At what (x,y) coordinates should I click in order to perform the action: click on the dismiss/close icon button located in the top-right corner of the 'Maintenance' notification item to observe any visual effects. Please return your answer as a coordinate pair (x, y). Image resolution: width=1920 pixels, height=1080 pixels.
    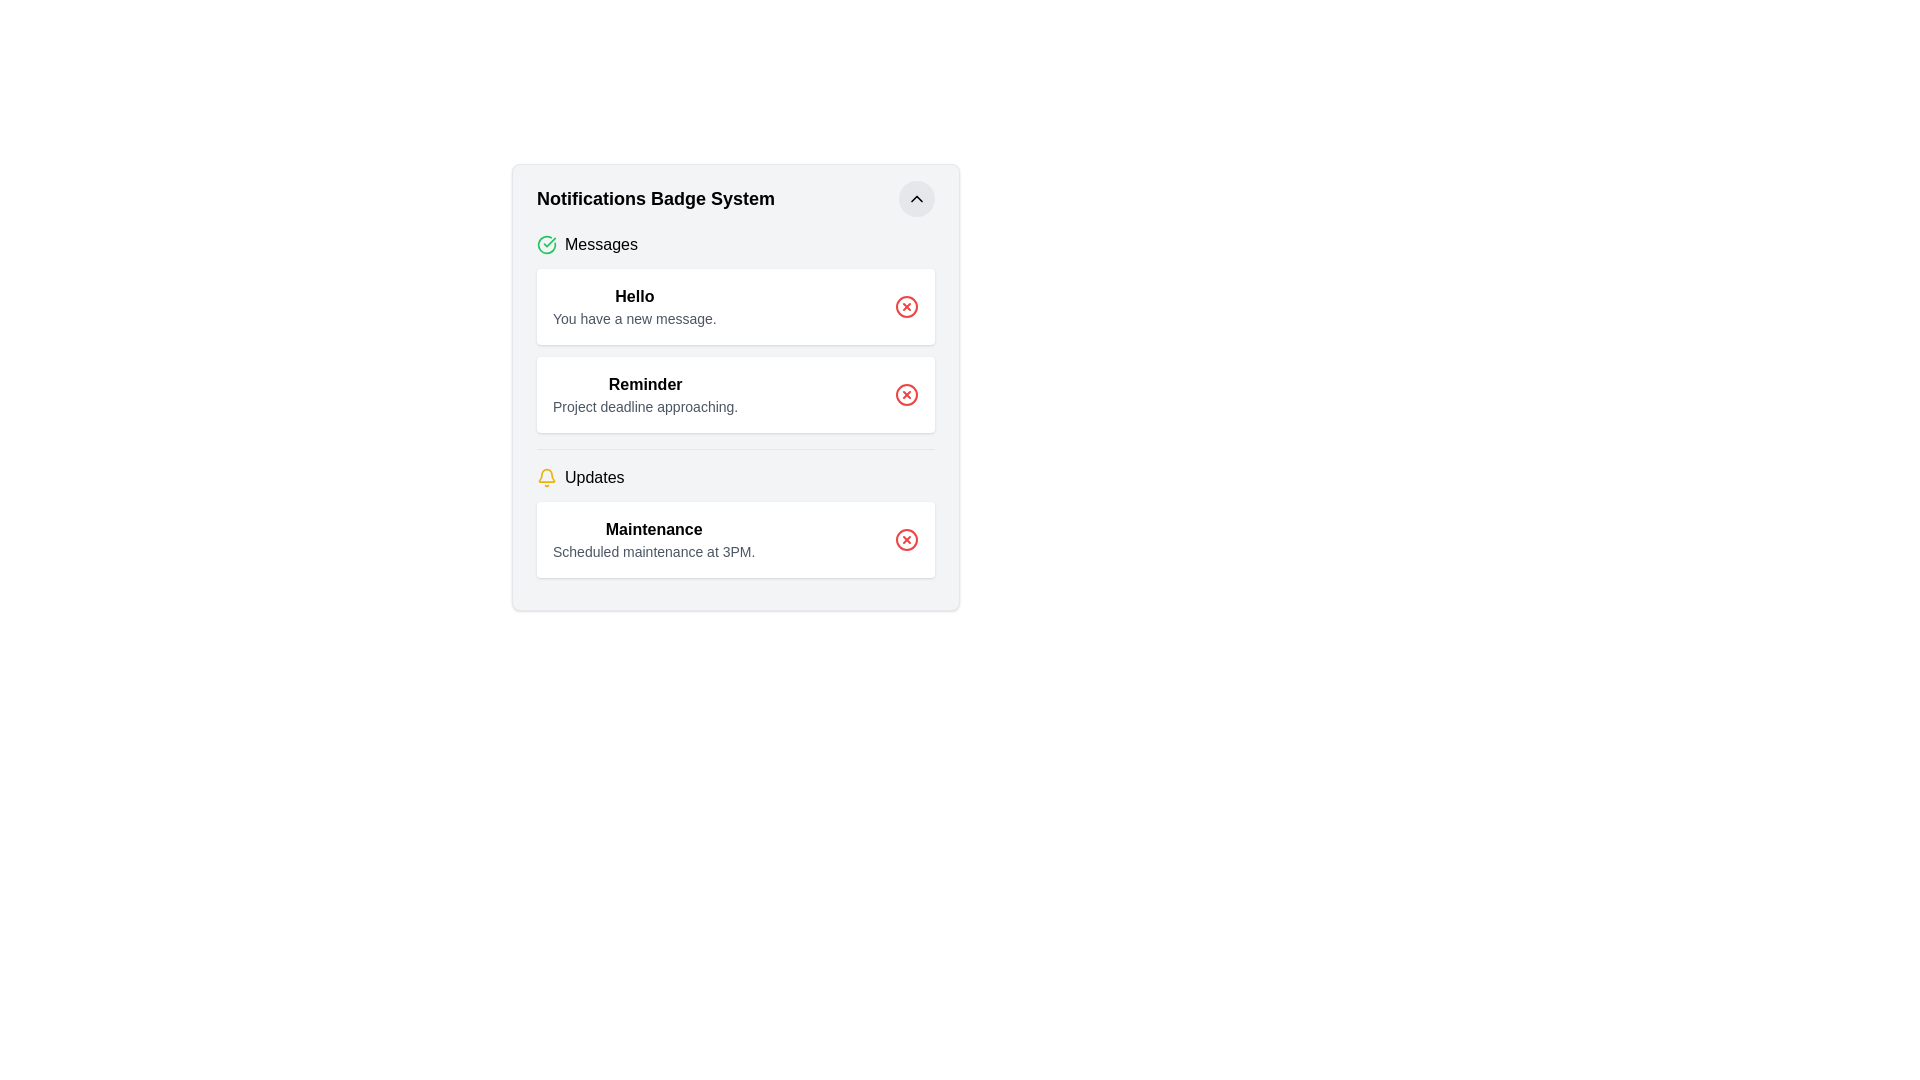
    Looking at the image, I should click on (906, 540).